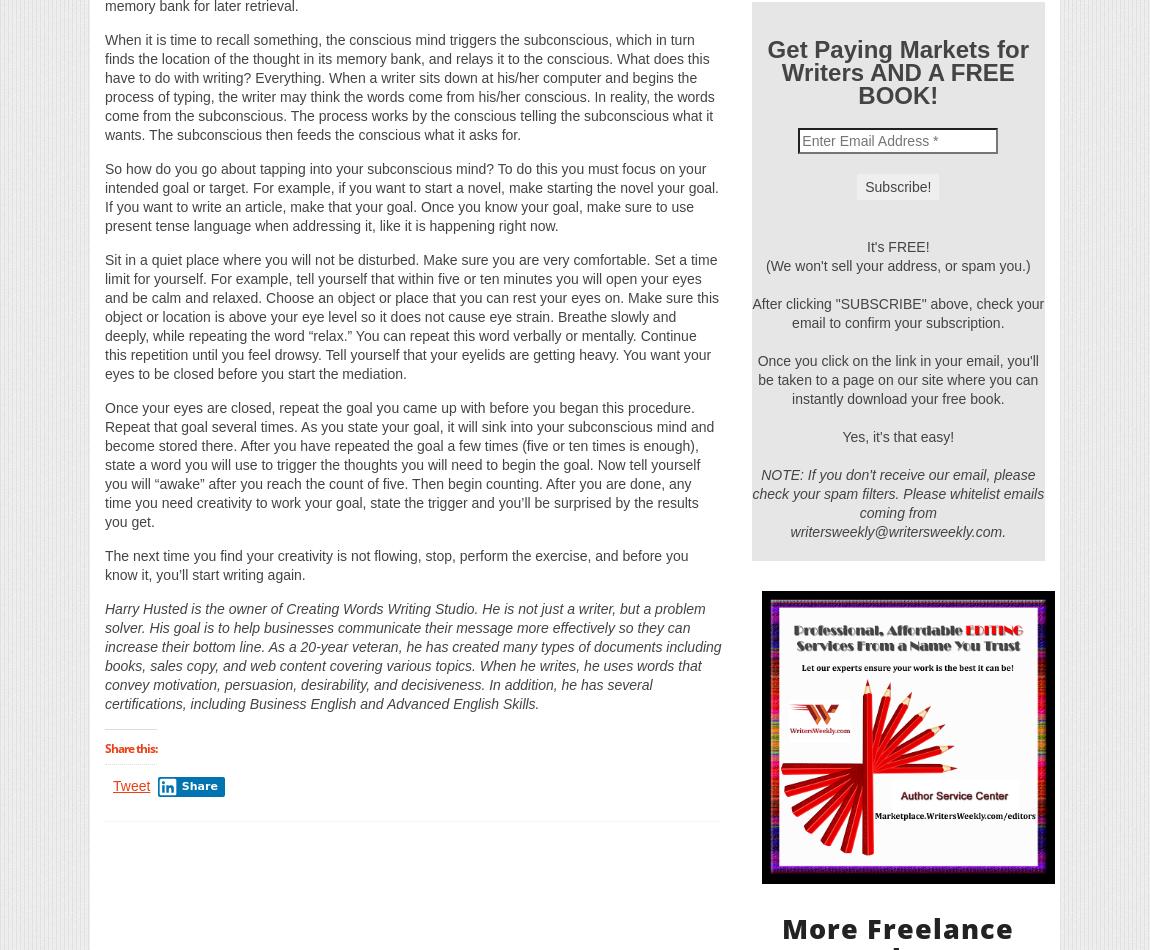 This screenshot has width=1150, height=950. I want to click on 'When it is time to recall something, the conscious mind triggers the subconscious, which in turn finds the location of the thought in its memory bank, and relays it to the conscious. What does this have to do with writing? Everything. When a writer sits down at his/her computer and begins the process of typing, the writer may think the words come from his/her conscious. In reality, the words come from the subconscious. The process works by the conscious telling the subconscious what it wants. The subconscious then feeds the conscious what it asks for.', so click(409, 86).